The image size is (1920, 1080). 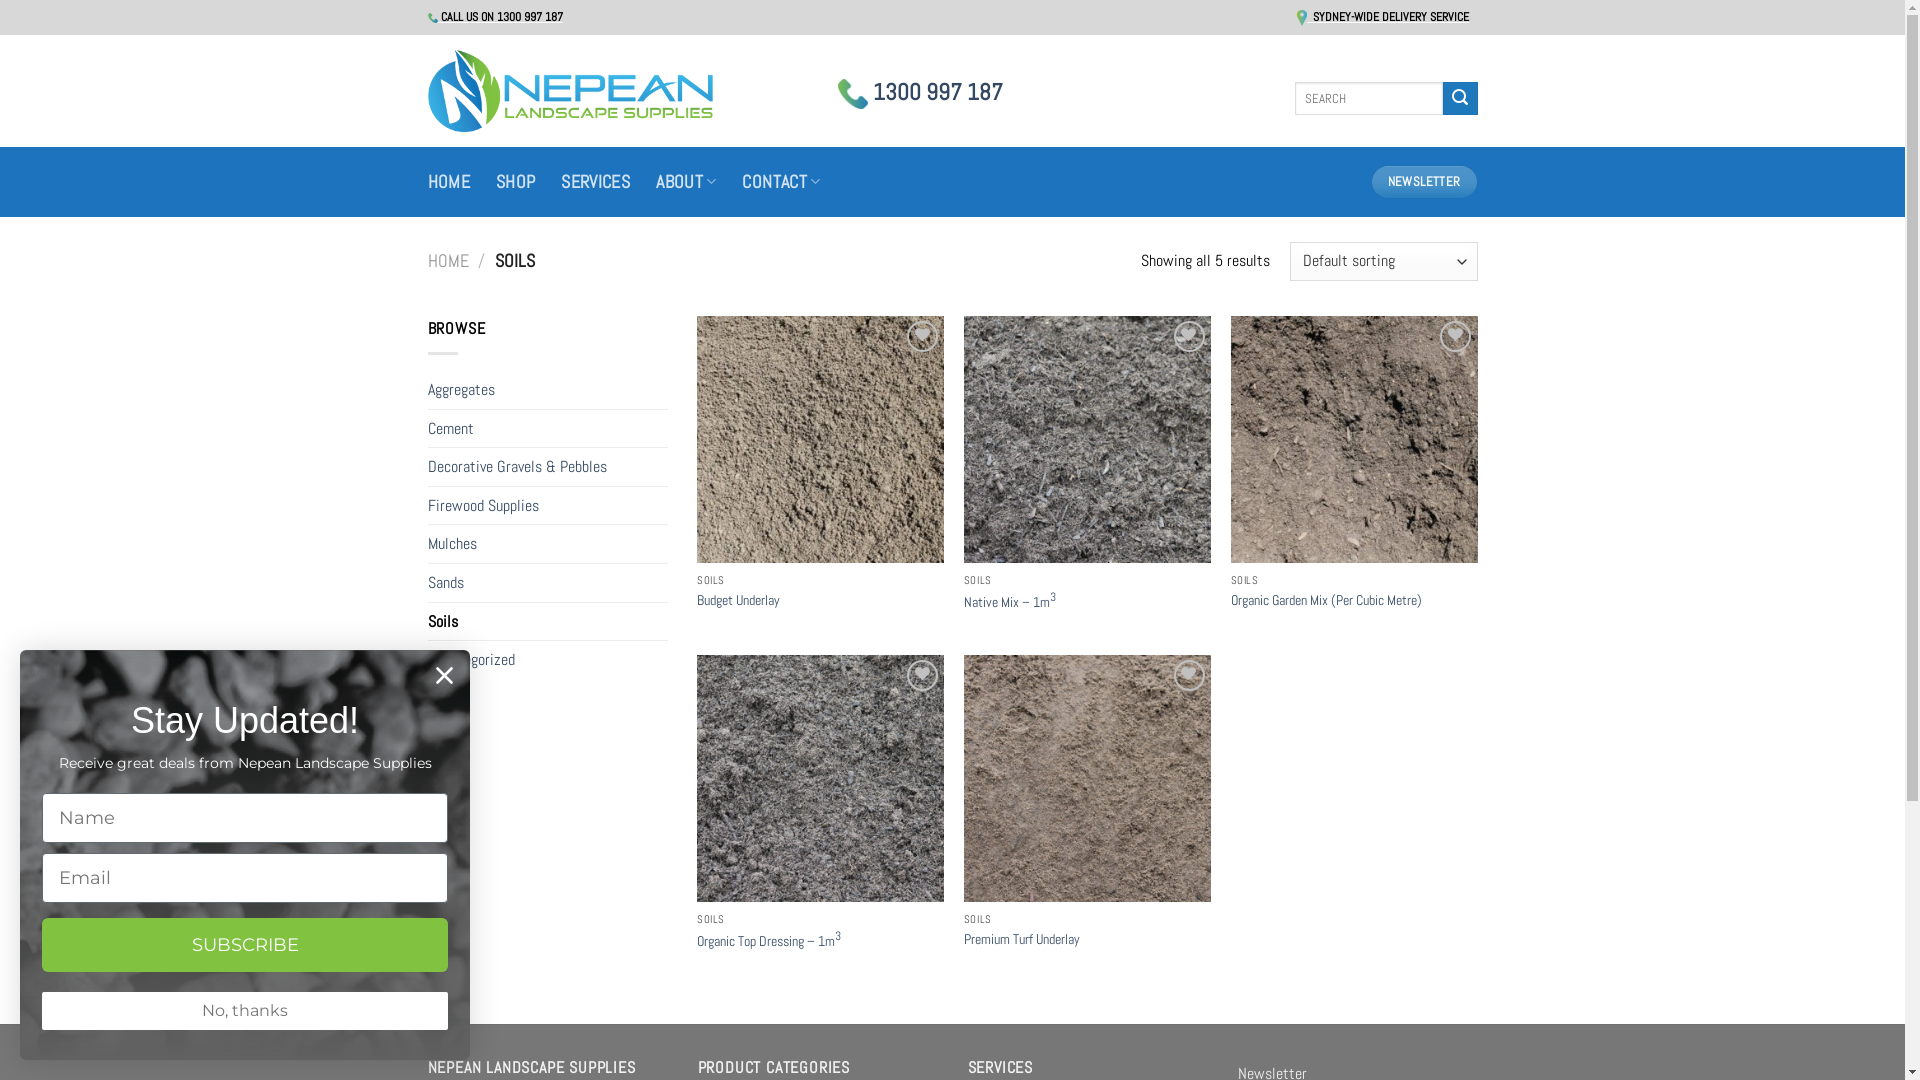 What do you see at coordinates (547, 466) in the screenshot?
I see `'Decorative Gravels & Pebbles'` at bounding box center [547, 466].